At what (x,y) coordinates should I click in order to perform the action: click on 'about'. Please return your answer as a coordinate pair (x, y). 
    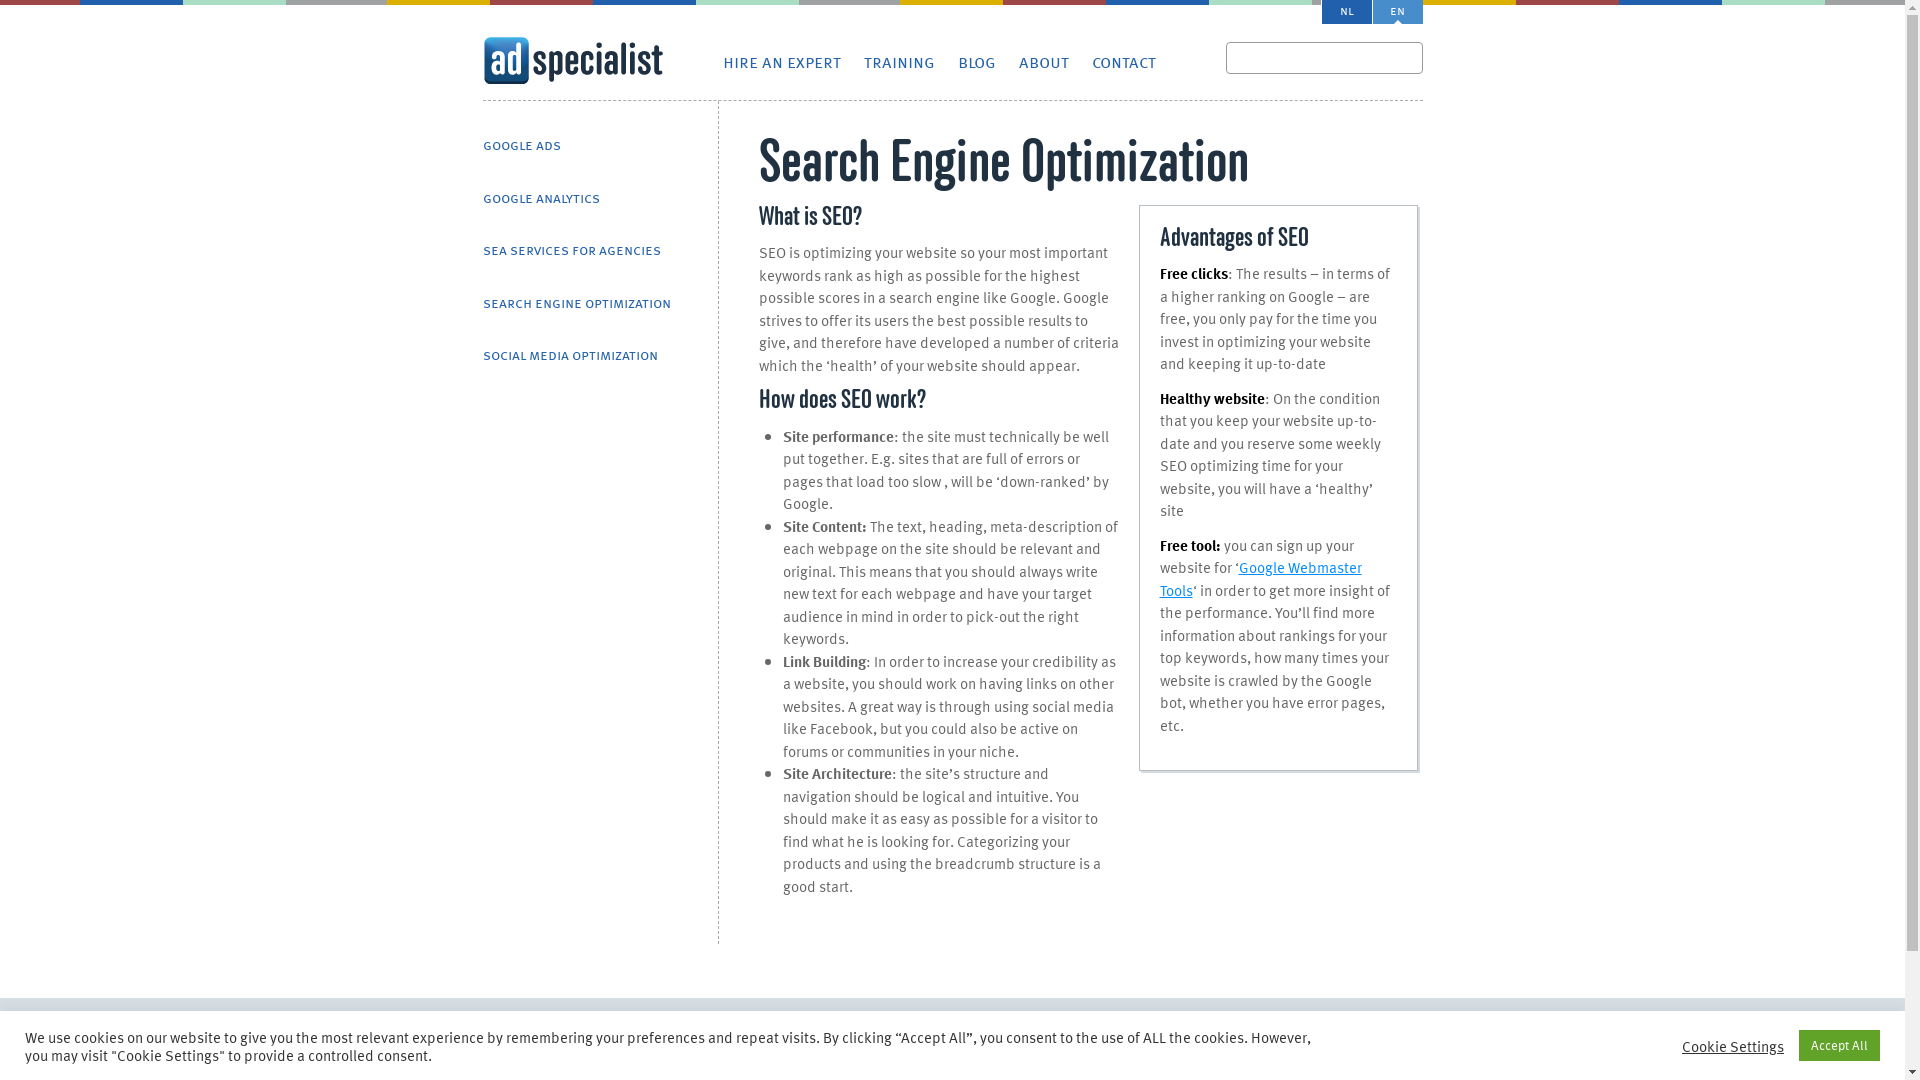
    Looking at the image, I should click on (1041, 61).